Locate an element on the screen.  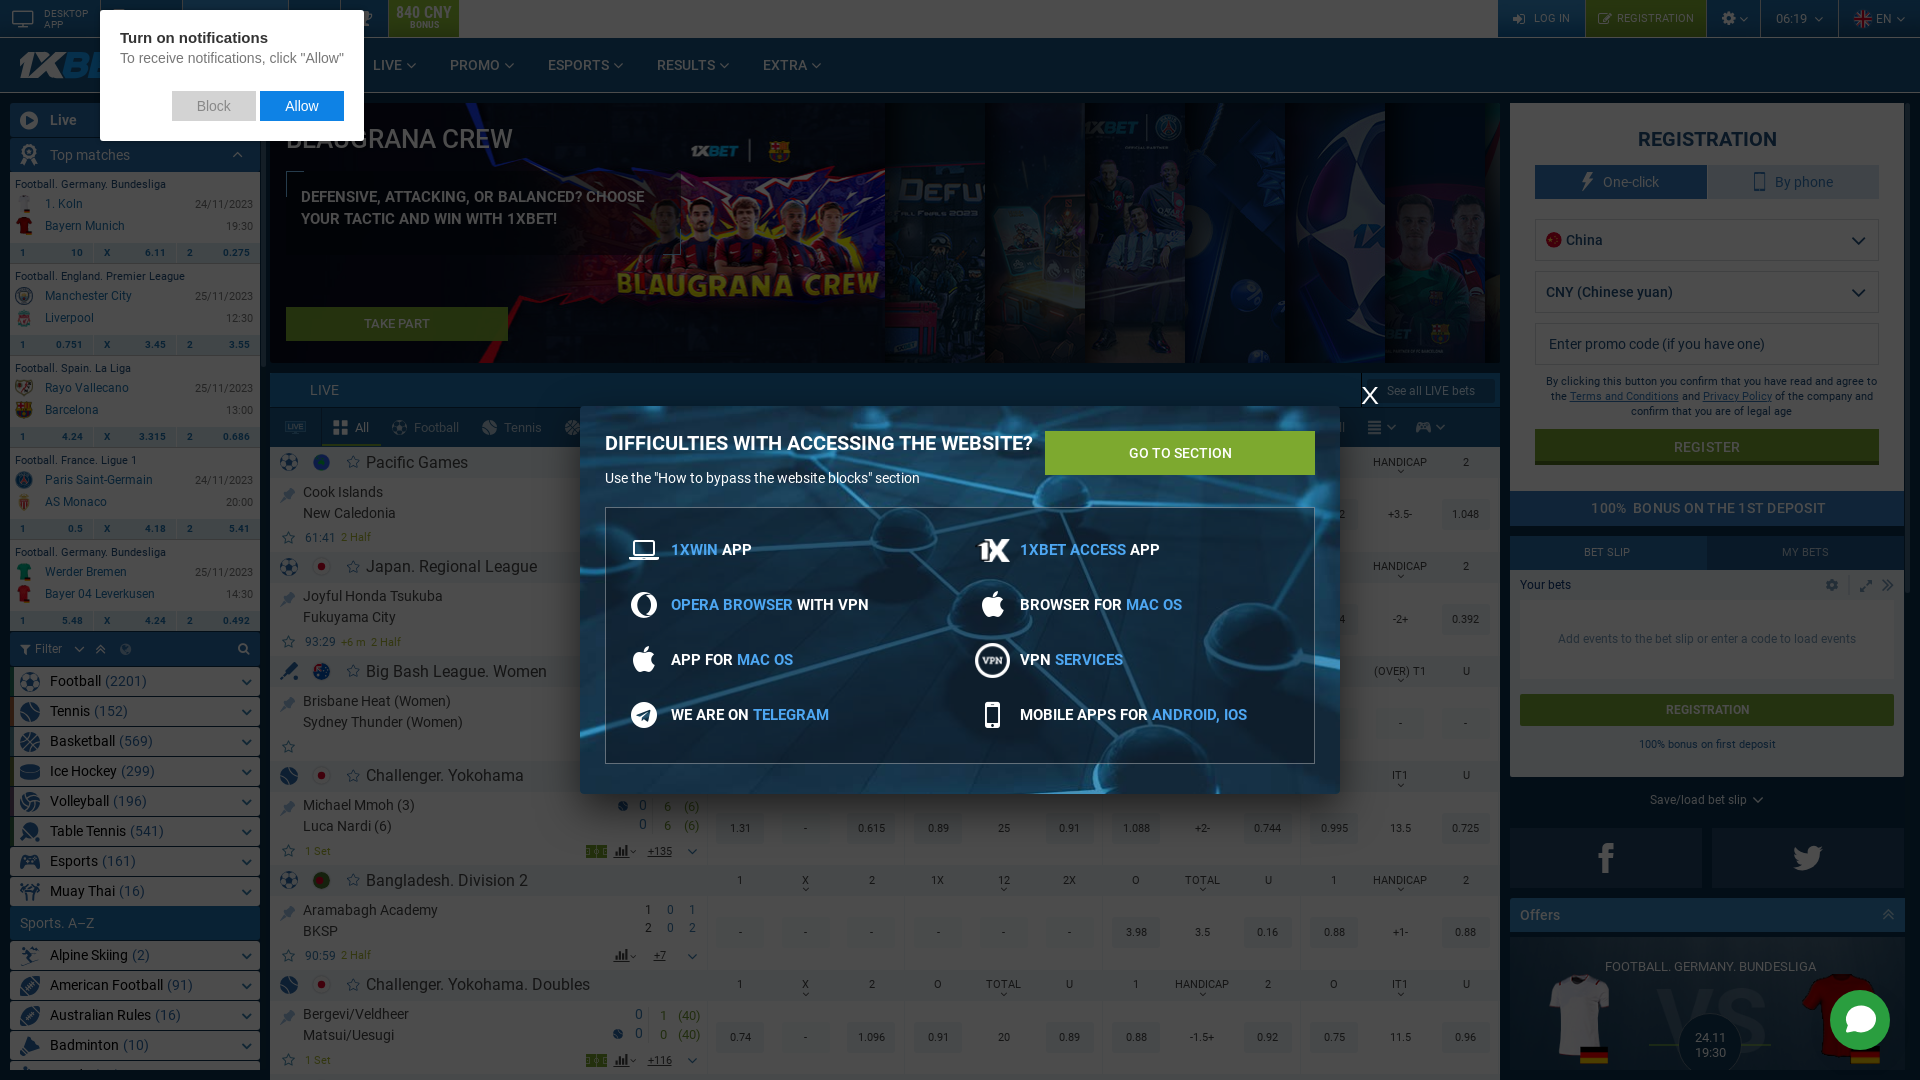
'Pin left-hand menu' is located at coordinates (244, 119).